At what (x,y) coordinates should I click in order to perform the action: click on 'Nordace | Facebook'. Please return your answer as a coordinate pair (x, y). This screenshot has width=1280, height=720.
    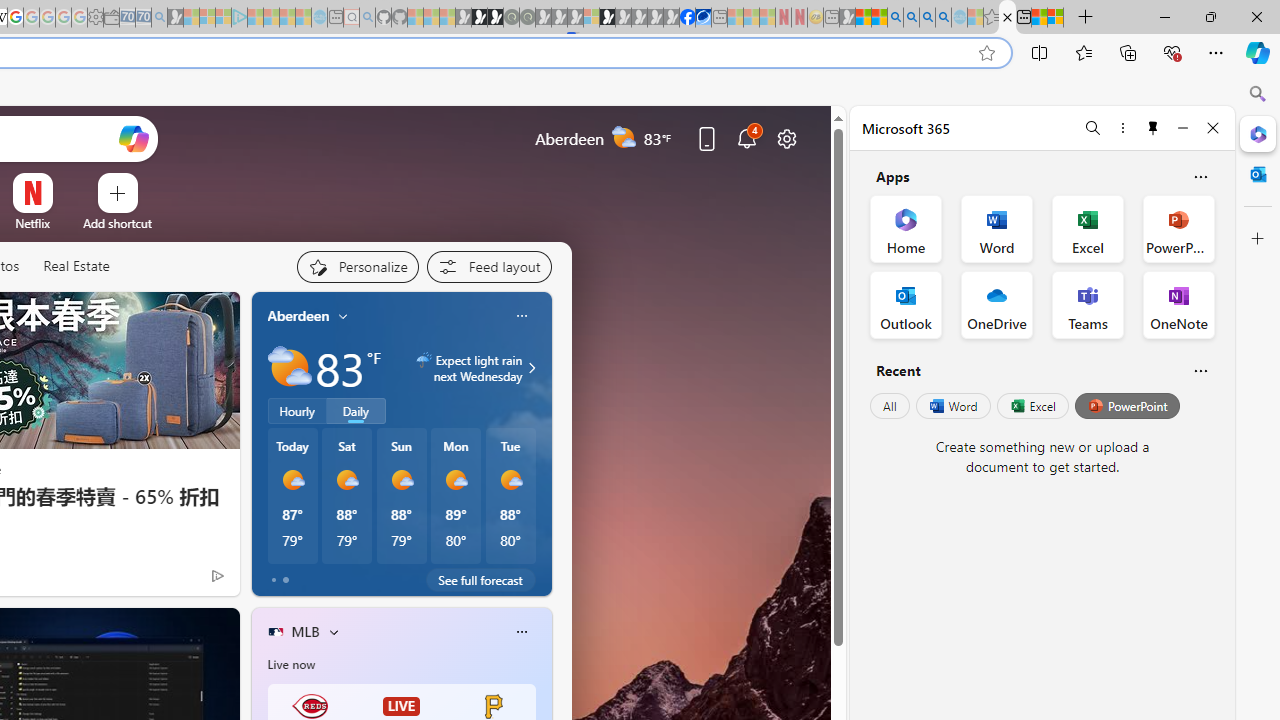
    Looking at the image, I should click on (687, 17).